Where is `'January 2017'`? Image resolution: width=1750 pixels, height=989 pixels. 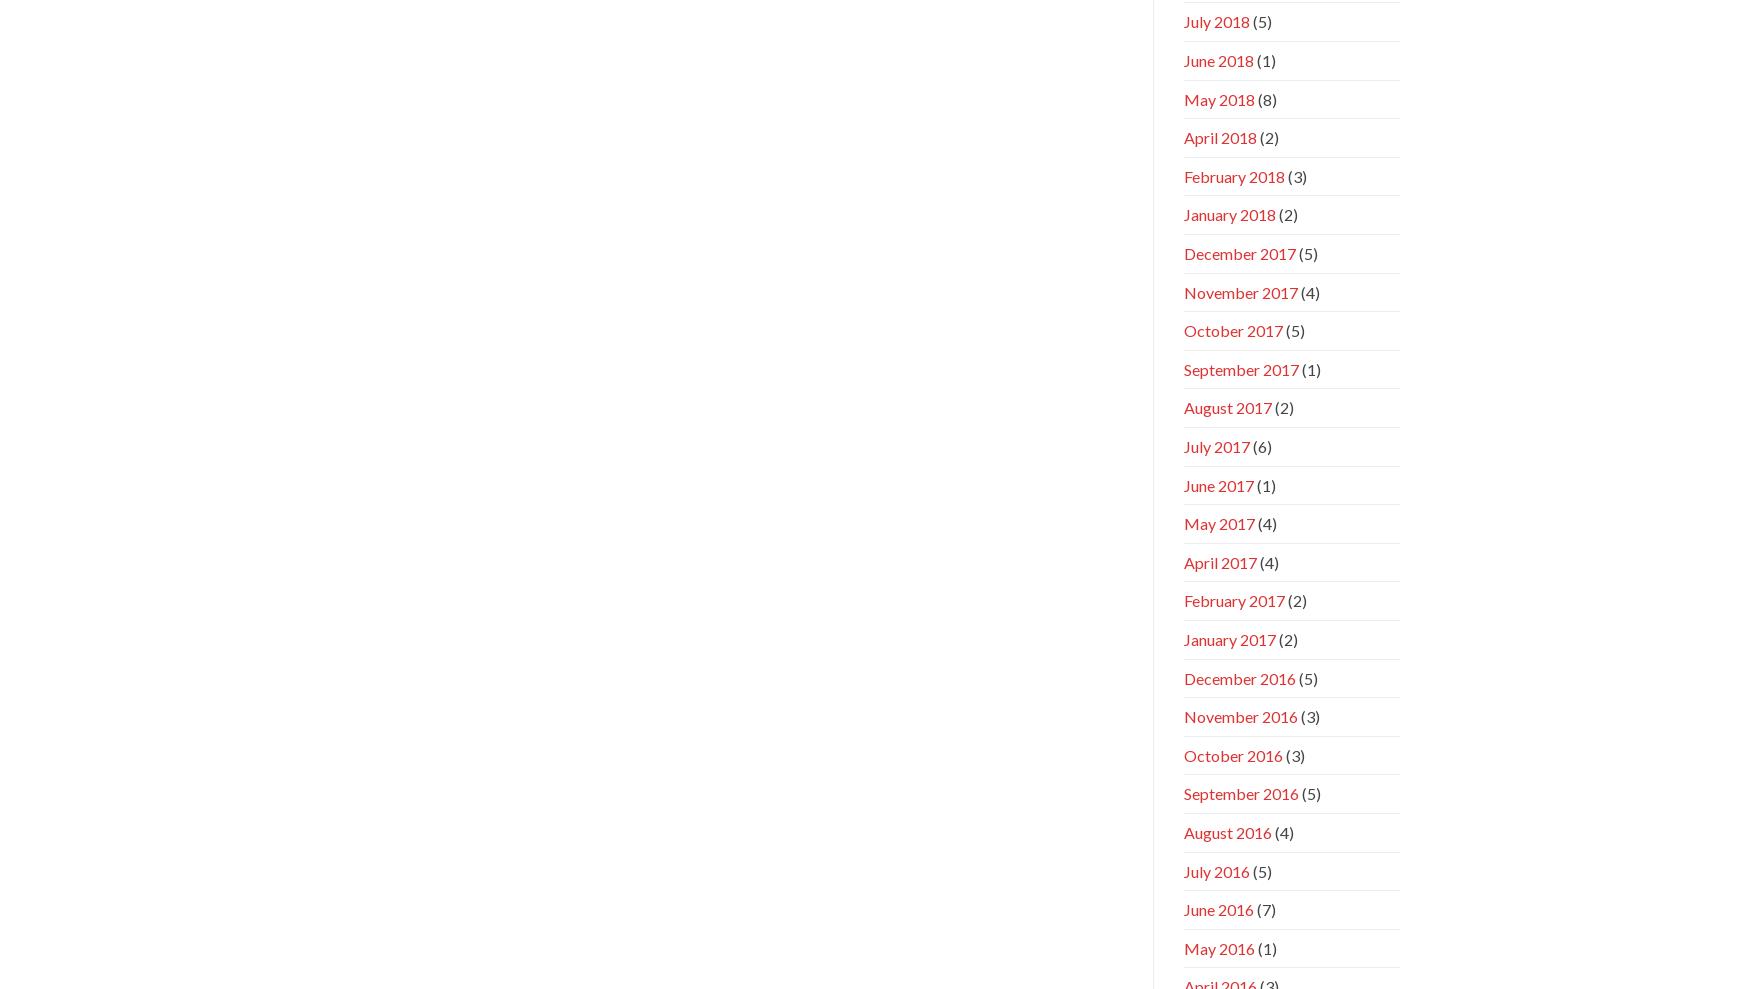
'January 2017' is located at coordinates (1229, 638).